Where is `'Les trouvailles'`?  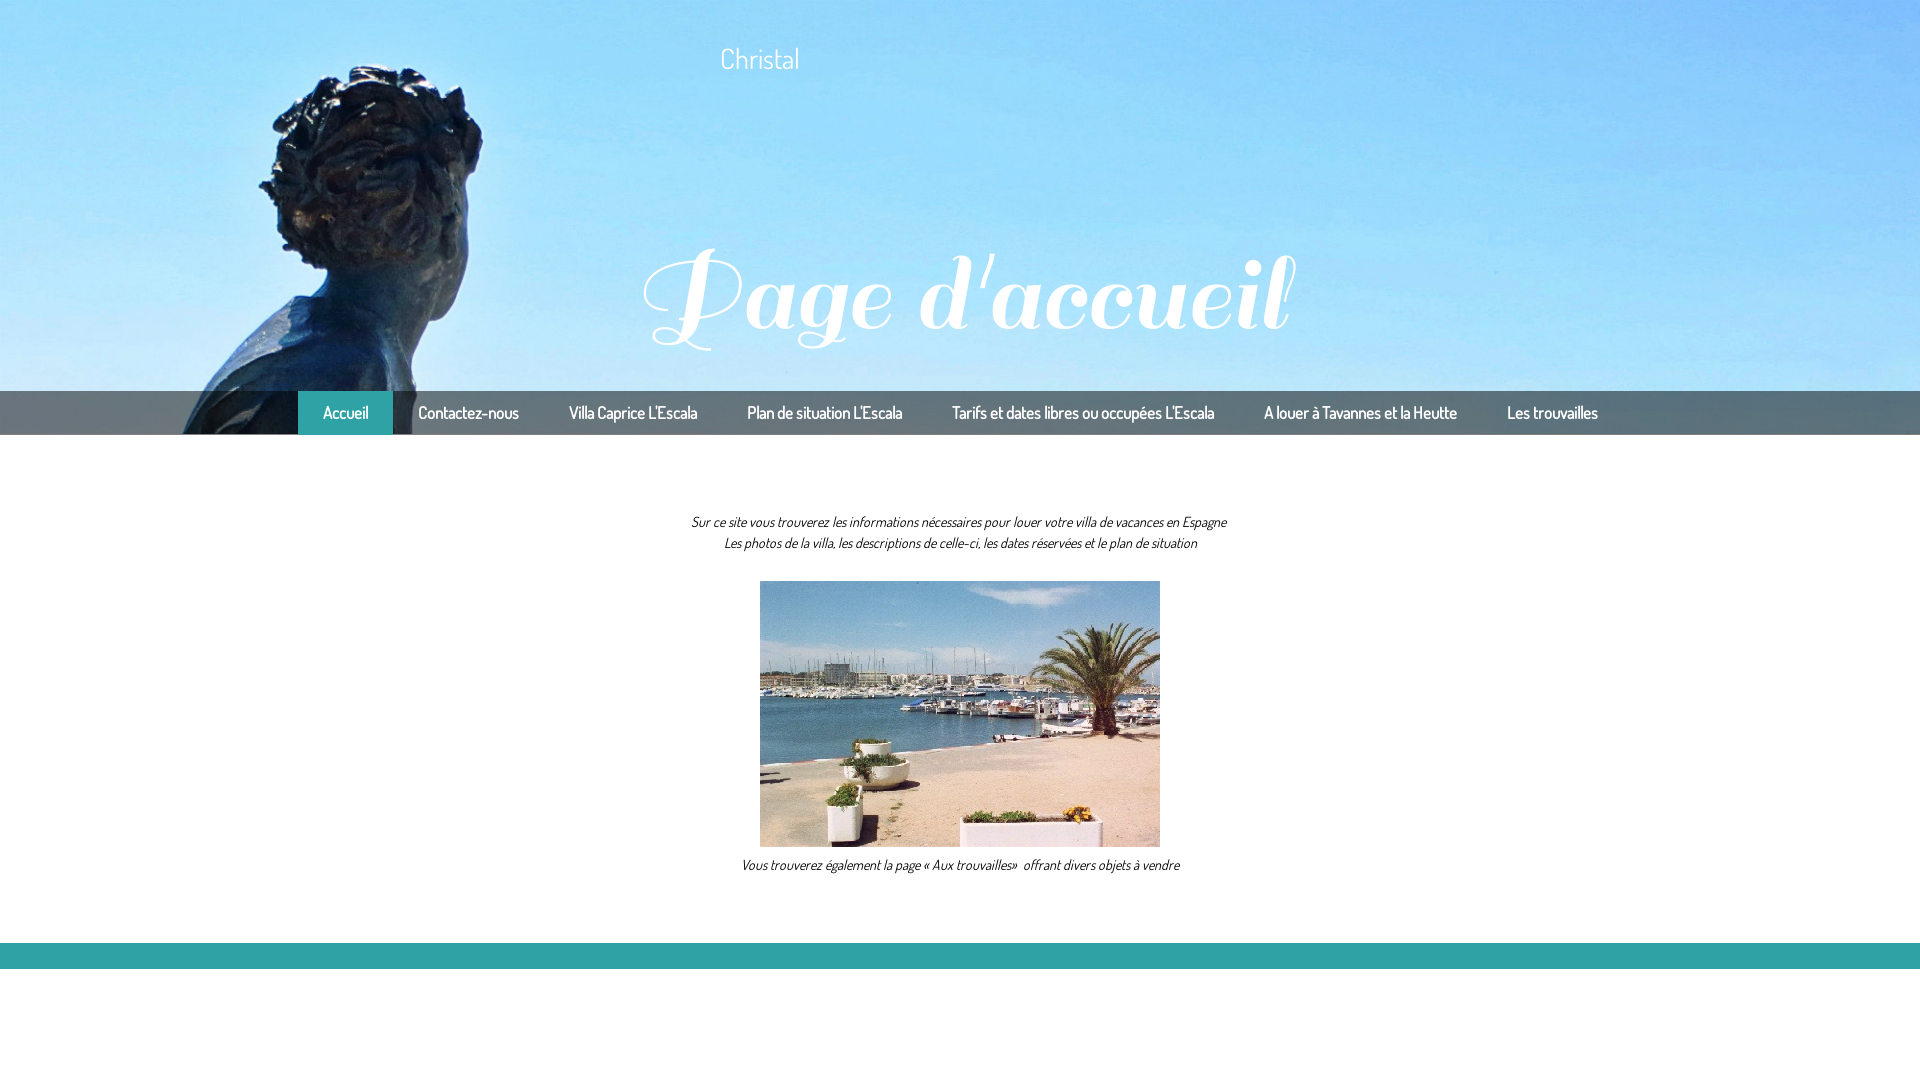 'Les trouvailles' is located at coordinates (1551, 411).